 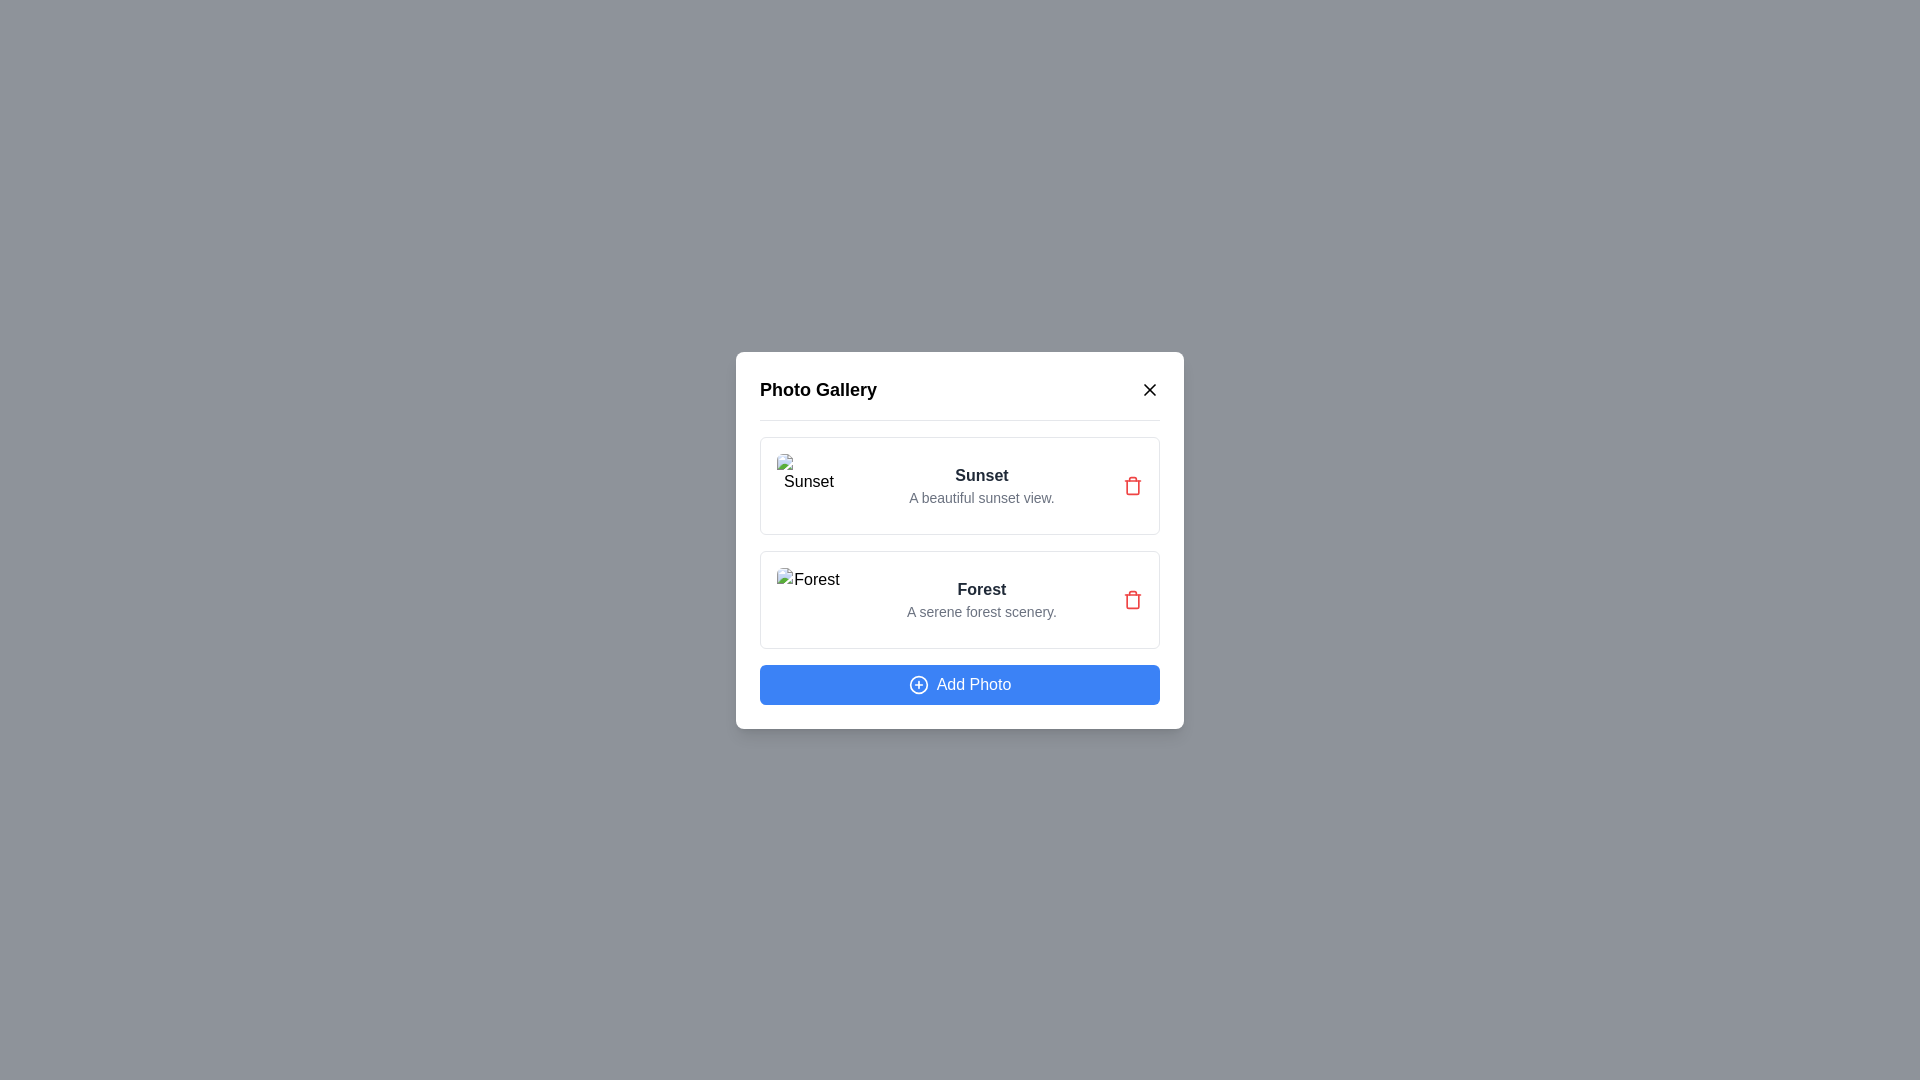 I want to click on the 'Add Photo' button located at the bottom of the modal window to initiate adding a photo, so click(x=960, y=682).